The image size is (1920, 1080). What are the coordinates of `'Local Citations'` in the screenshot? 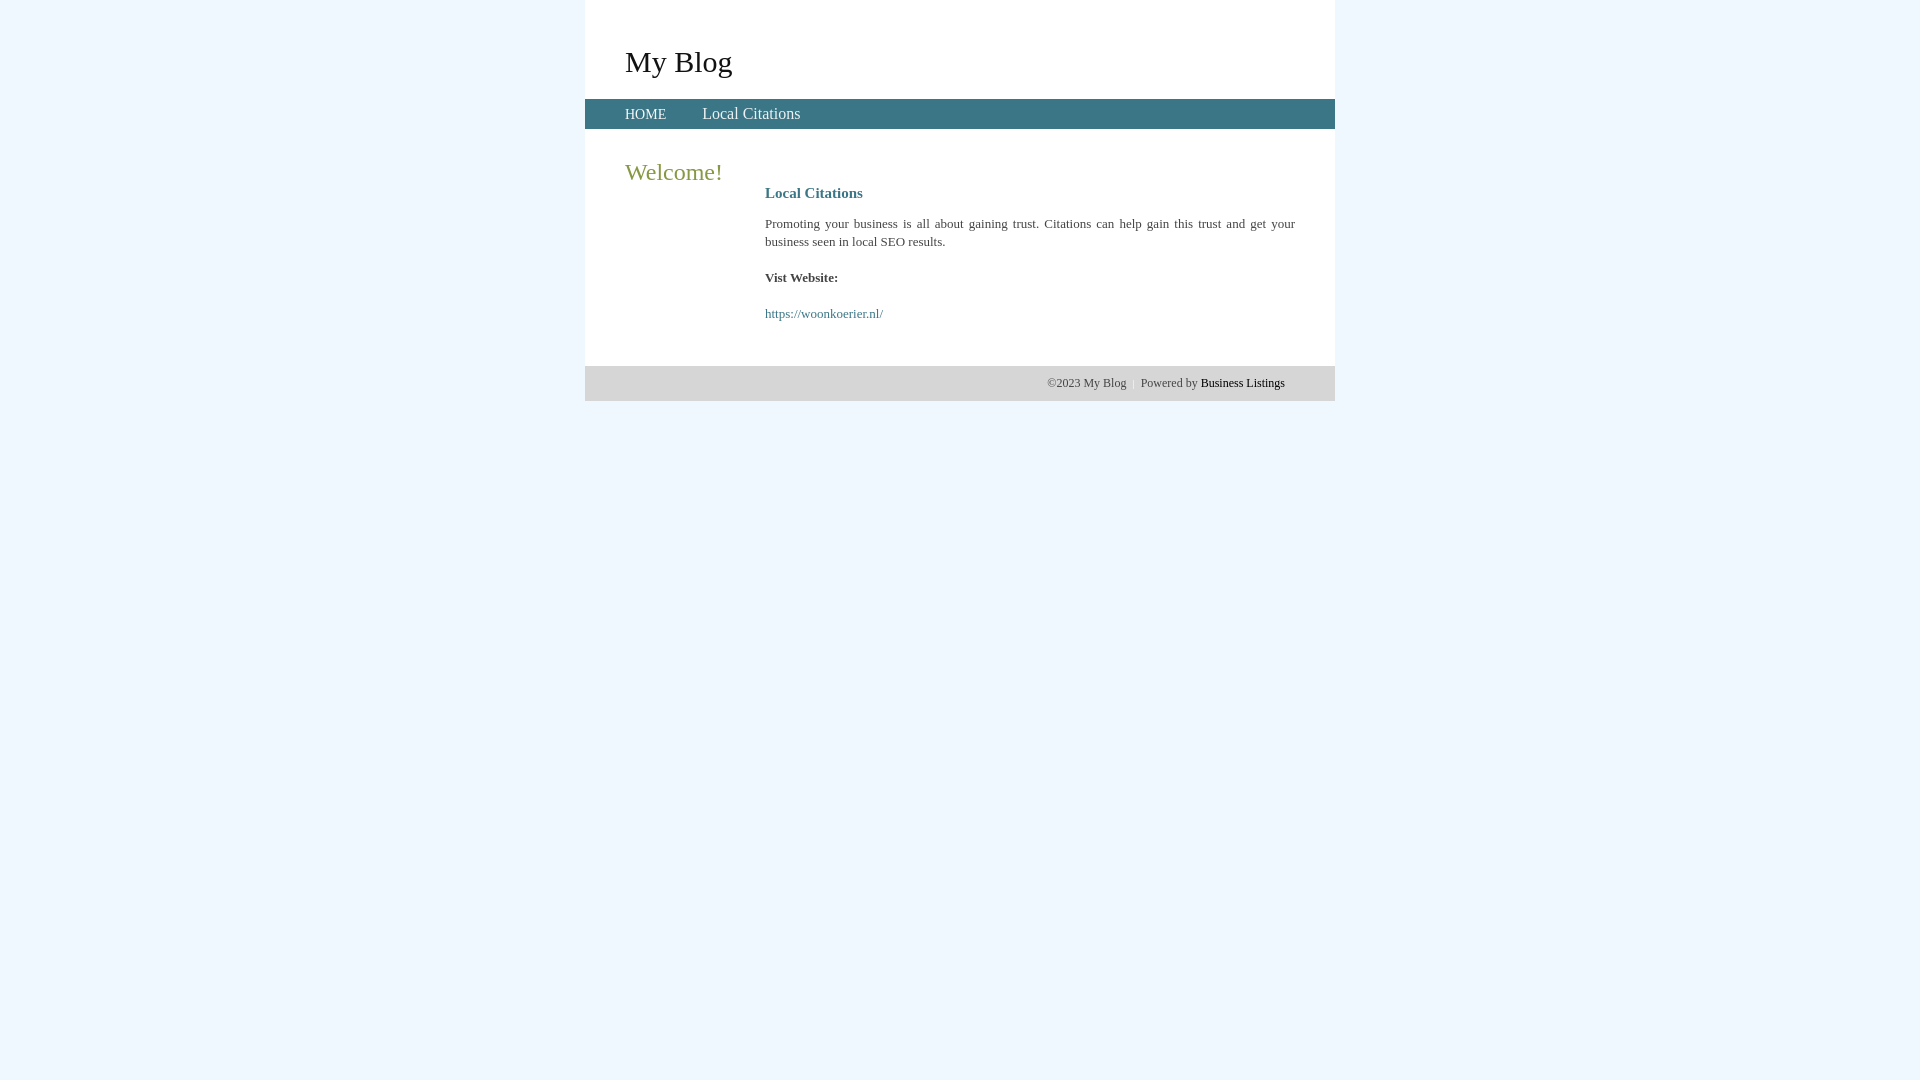 It's located at (701, 113).